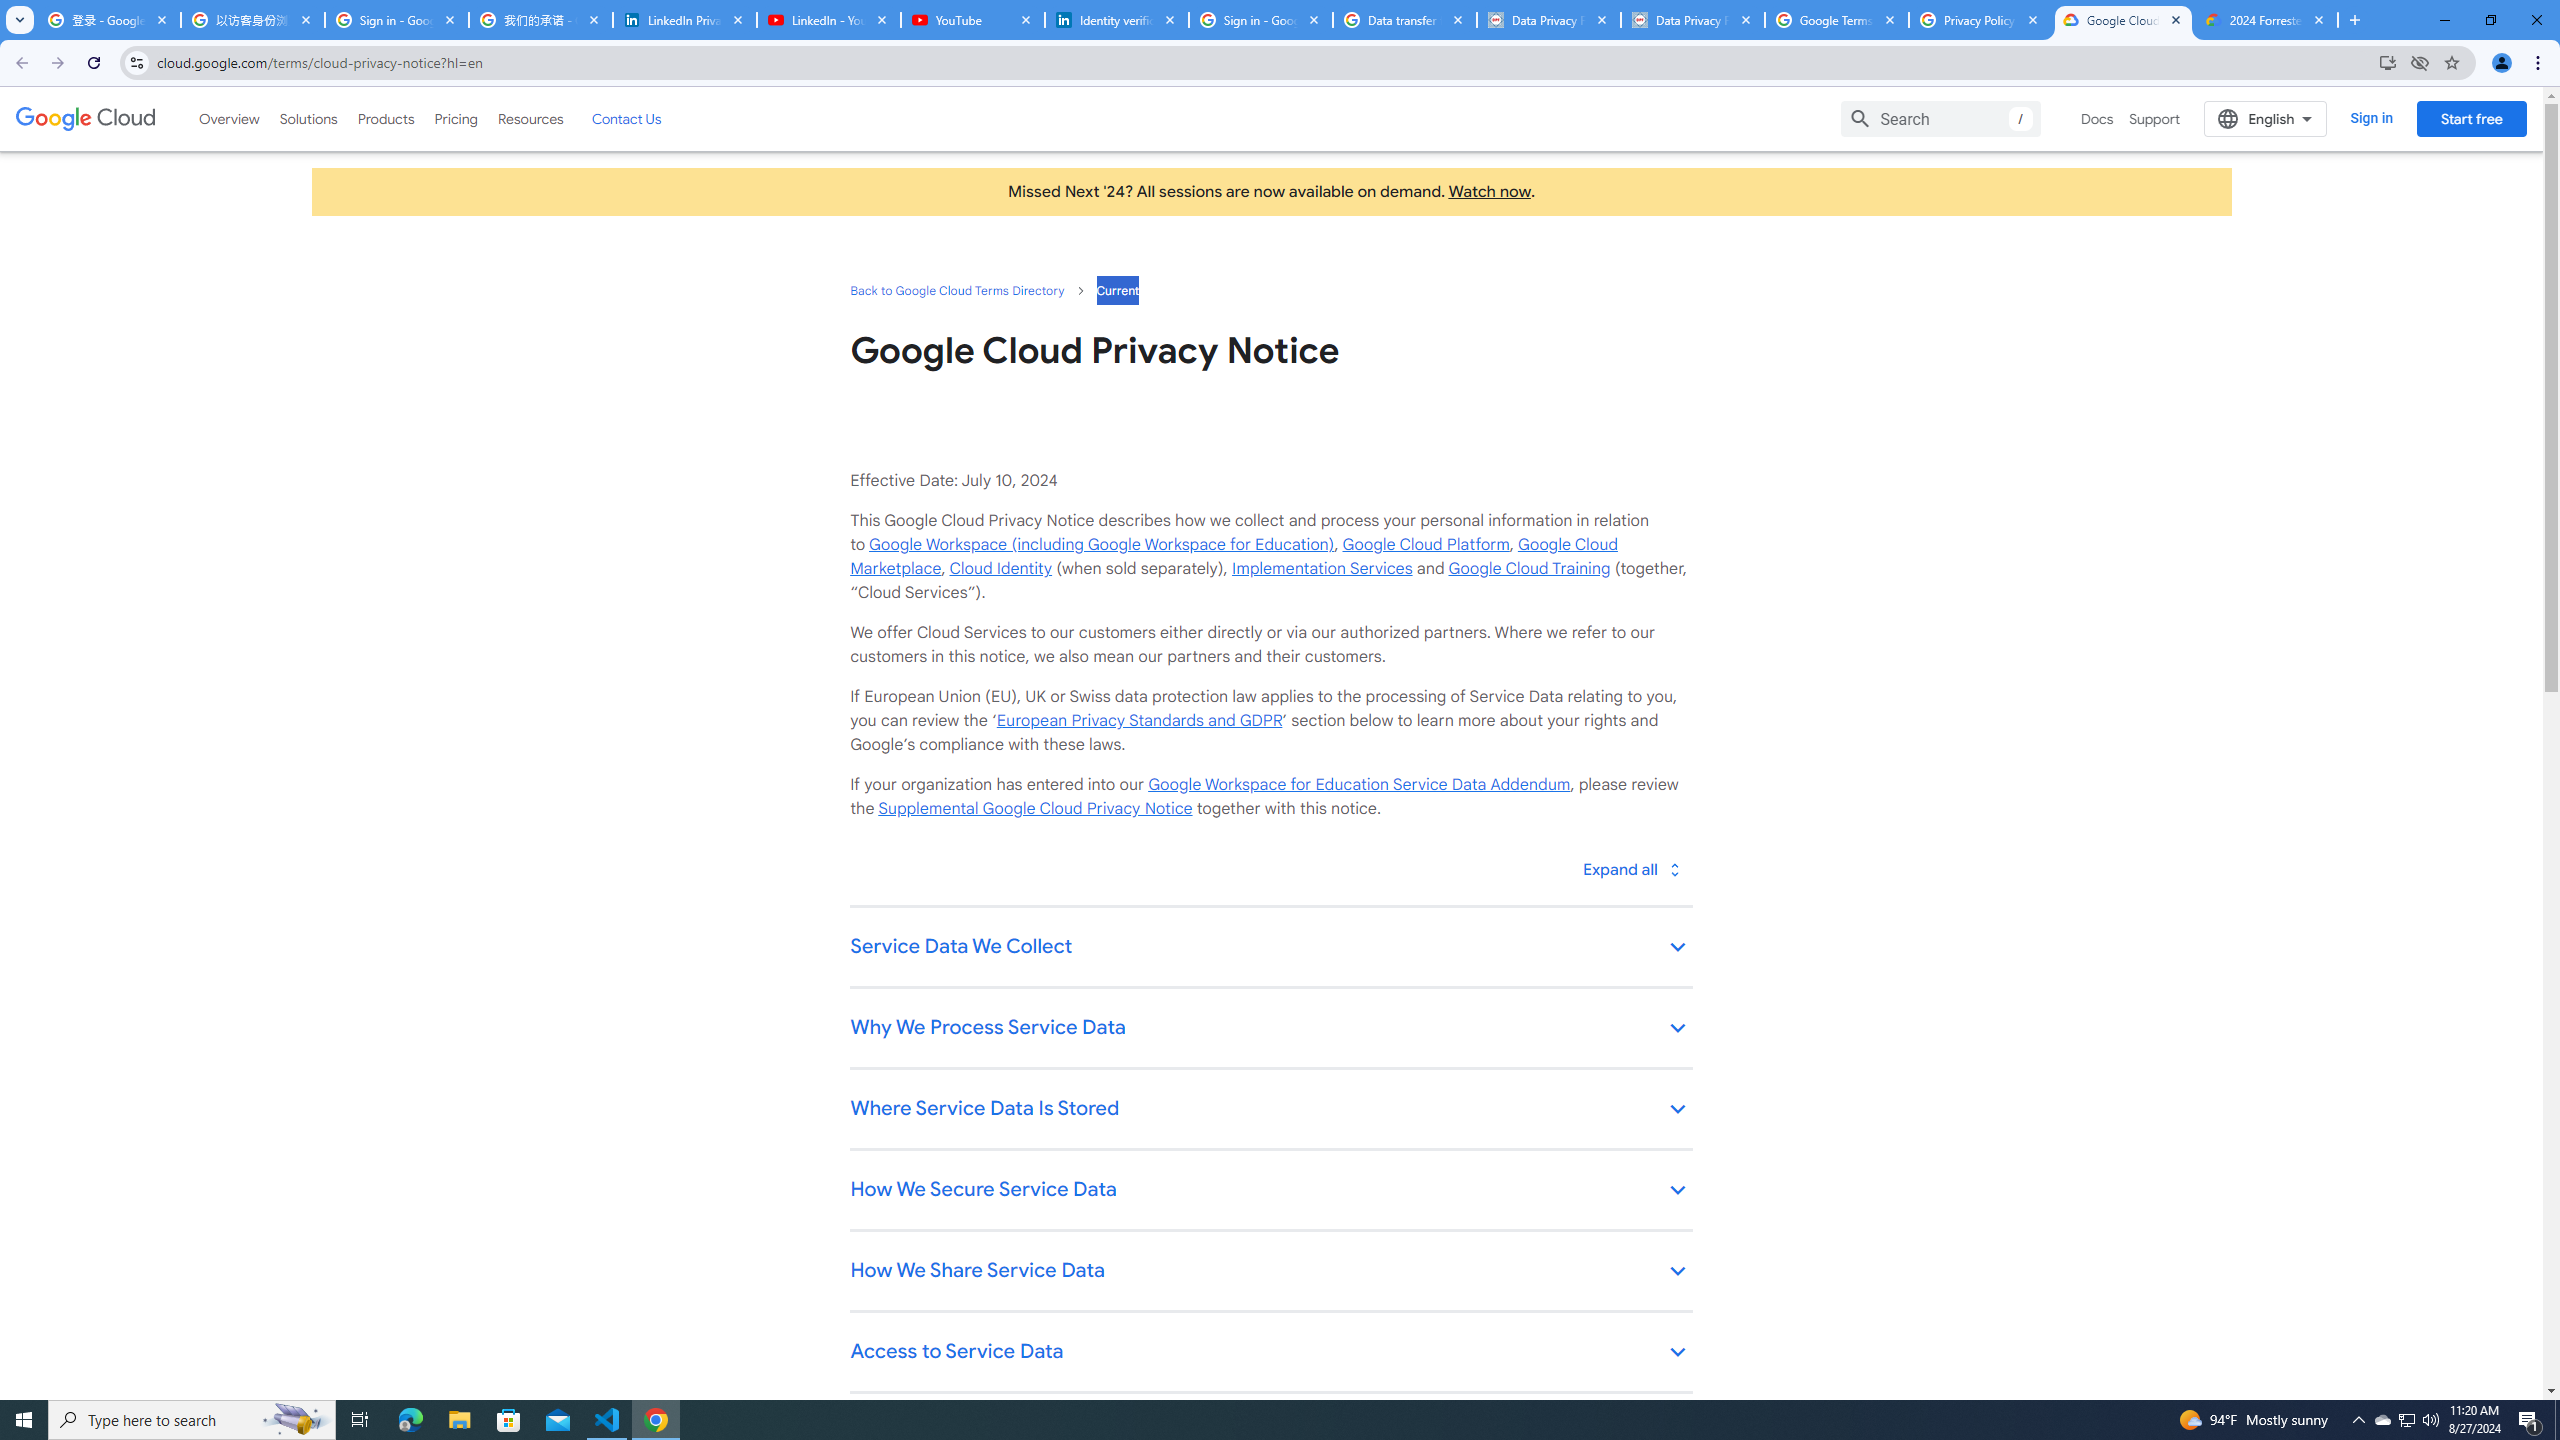 Image resolution: width=2560 pixels, height=1440 pixels. I want to click on 'Google Workspace (including Google Workspace for Education)', so click(1100, 544).